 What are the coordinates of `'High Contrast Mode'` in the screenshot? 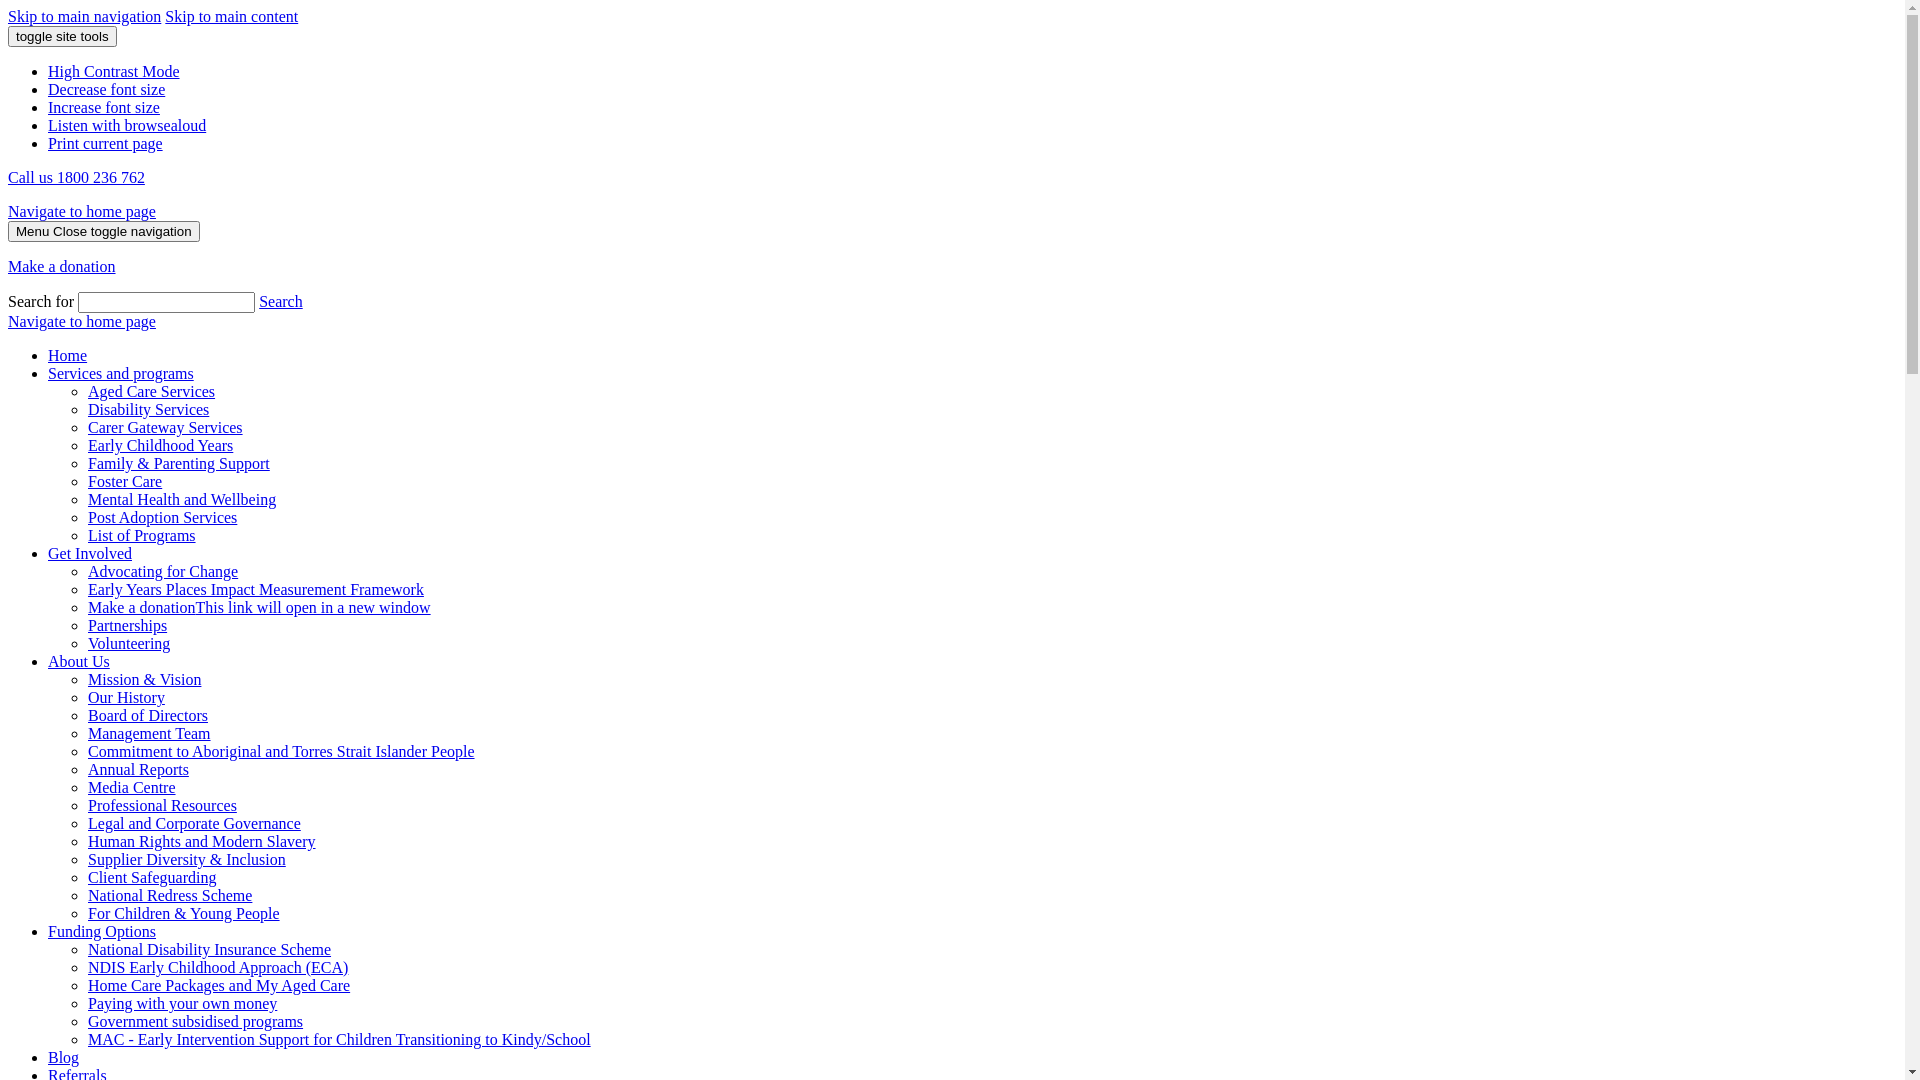 It's located at (113, 70).